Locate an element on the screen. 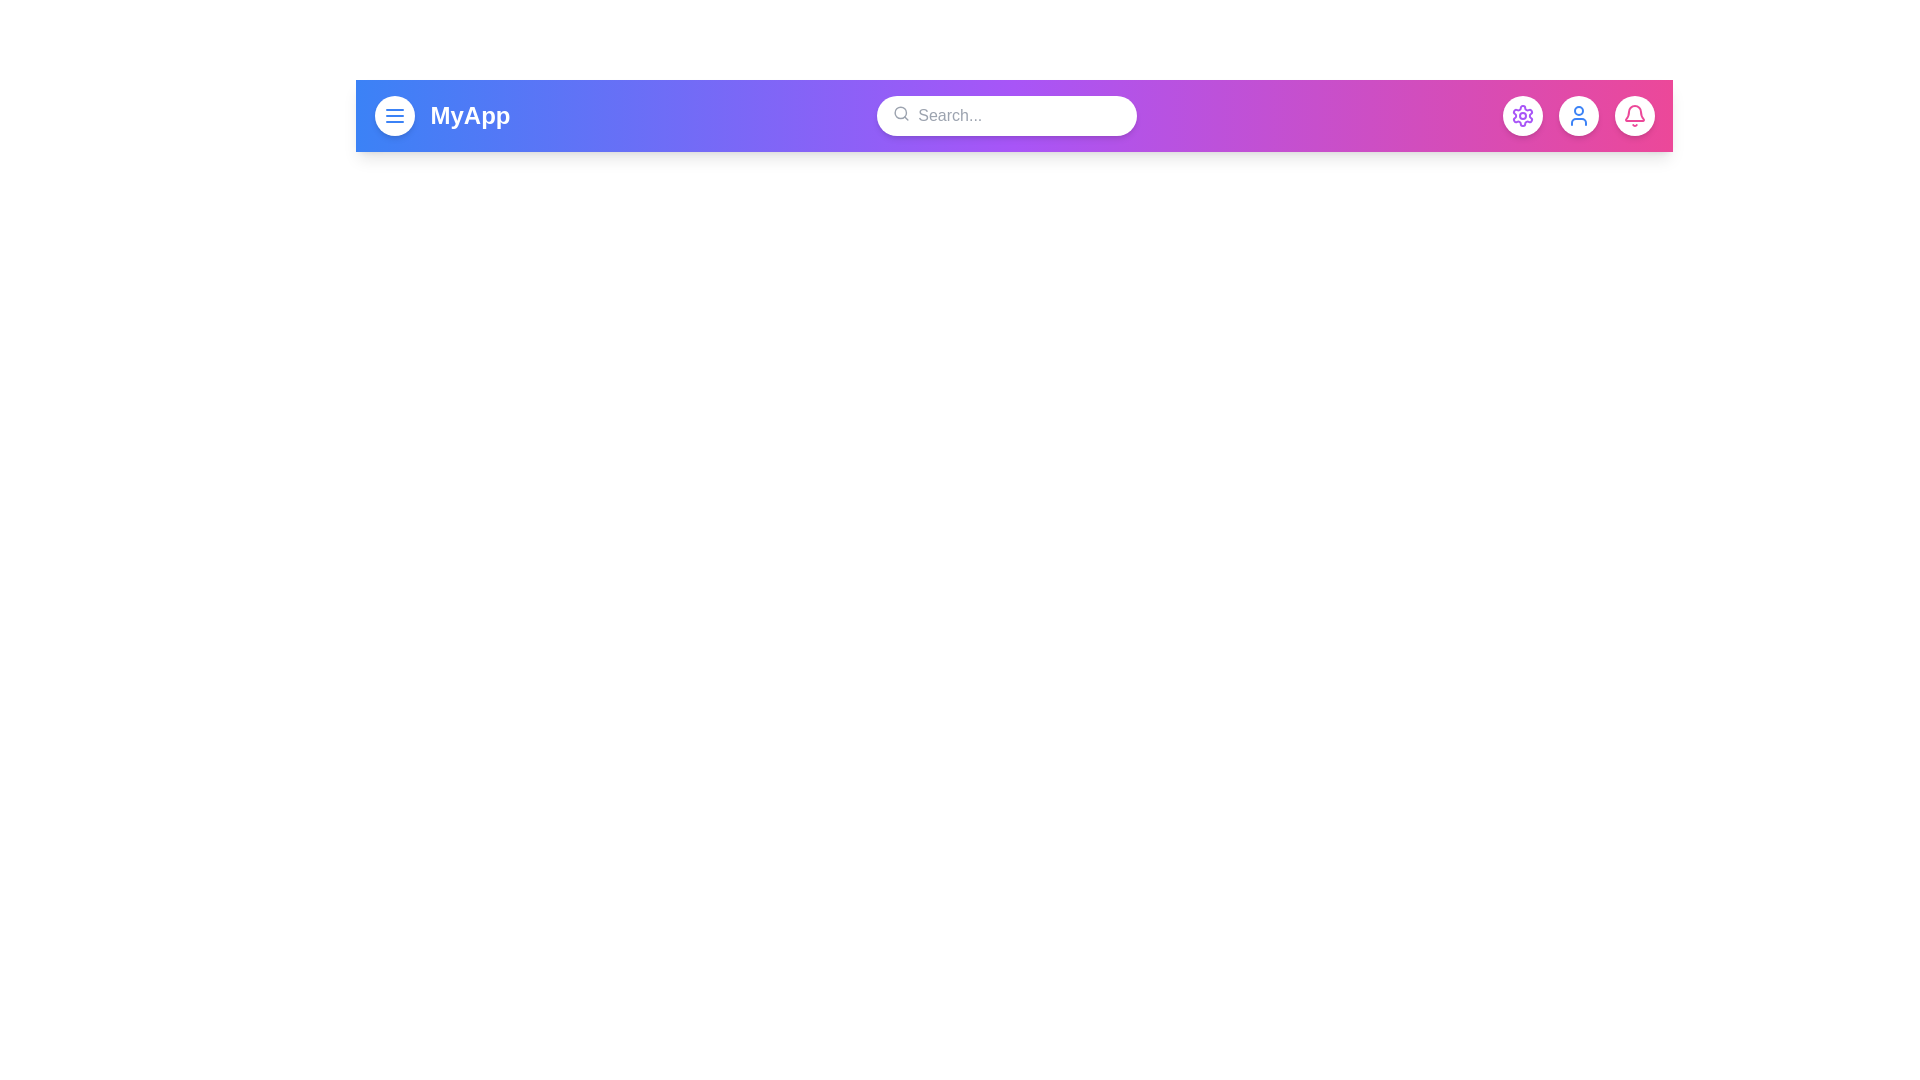 The width and height of the screenshot is (1920, 1080). the user button to access the user profile is located at coordinates (1577, 115).